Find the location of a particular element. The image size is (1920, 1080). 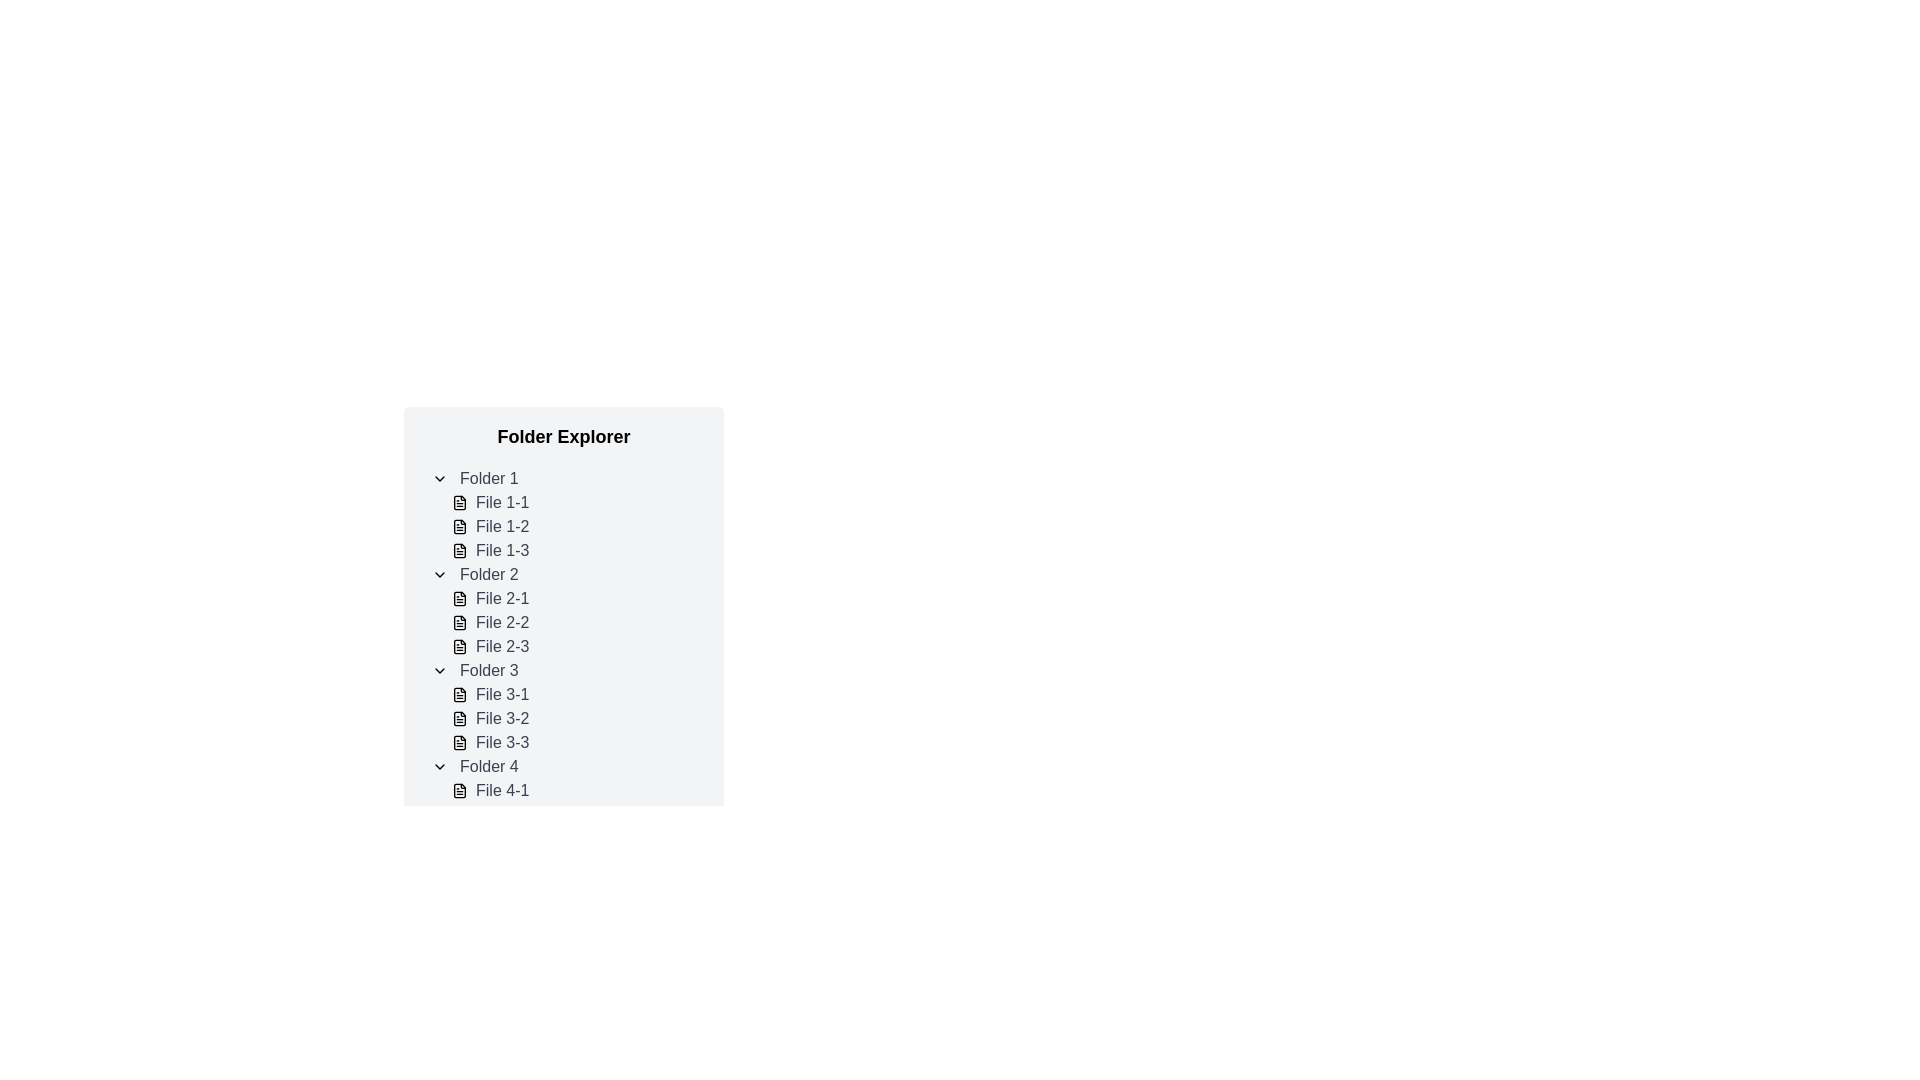

the document icon, which is the first item under 'Folder 4' in the 'Folder Explorer' section is located at coordinates (459, 789).